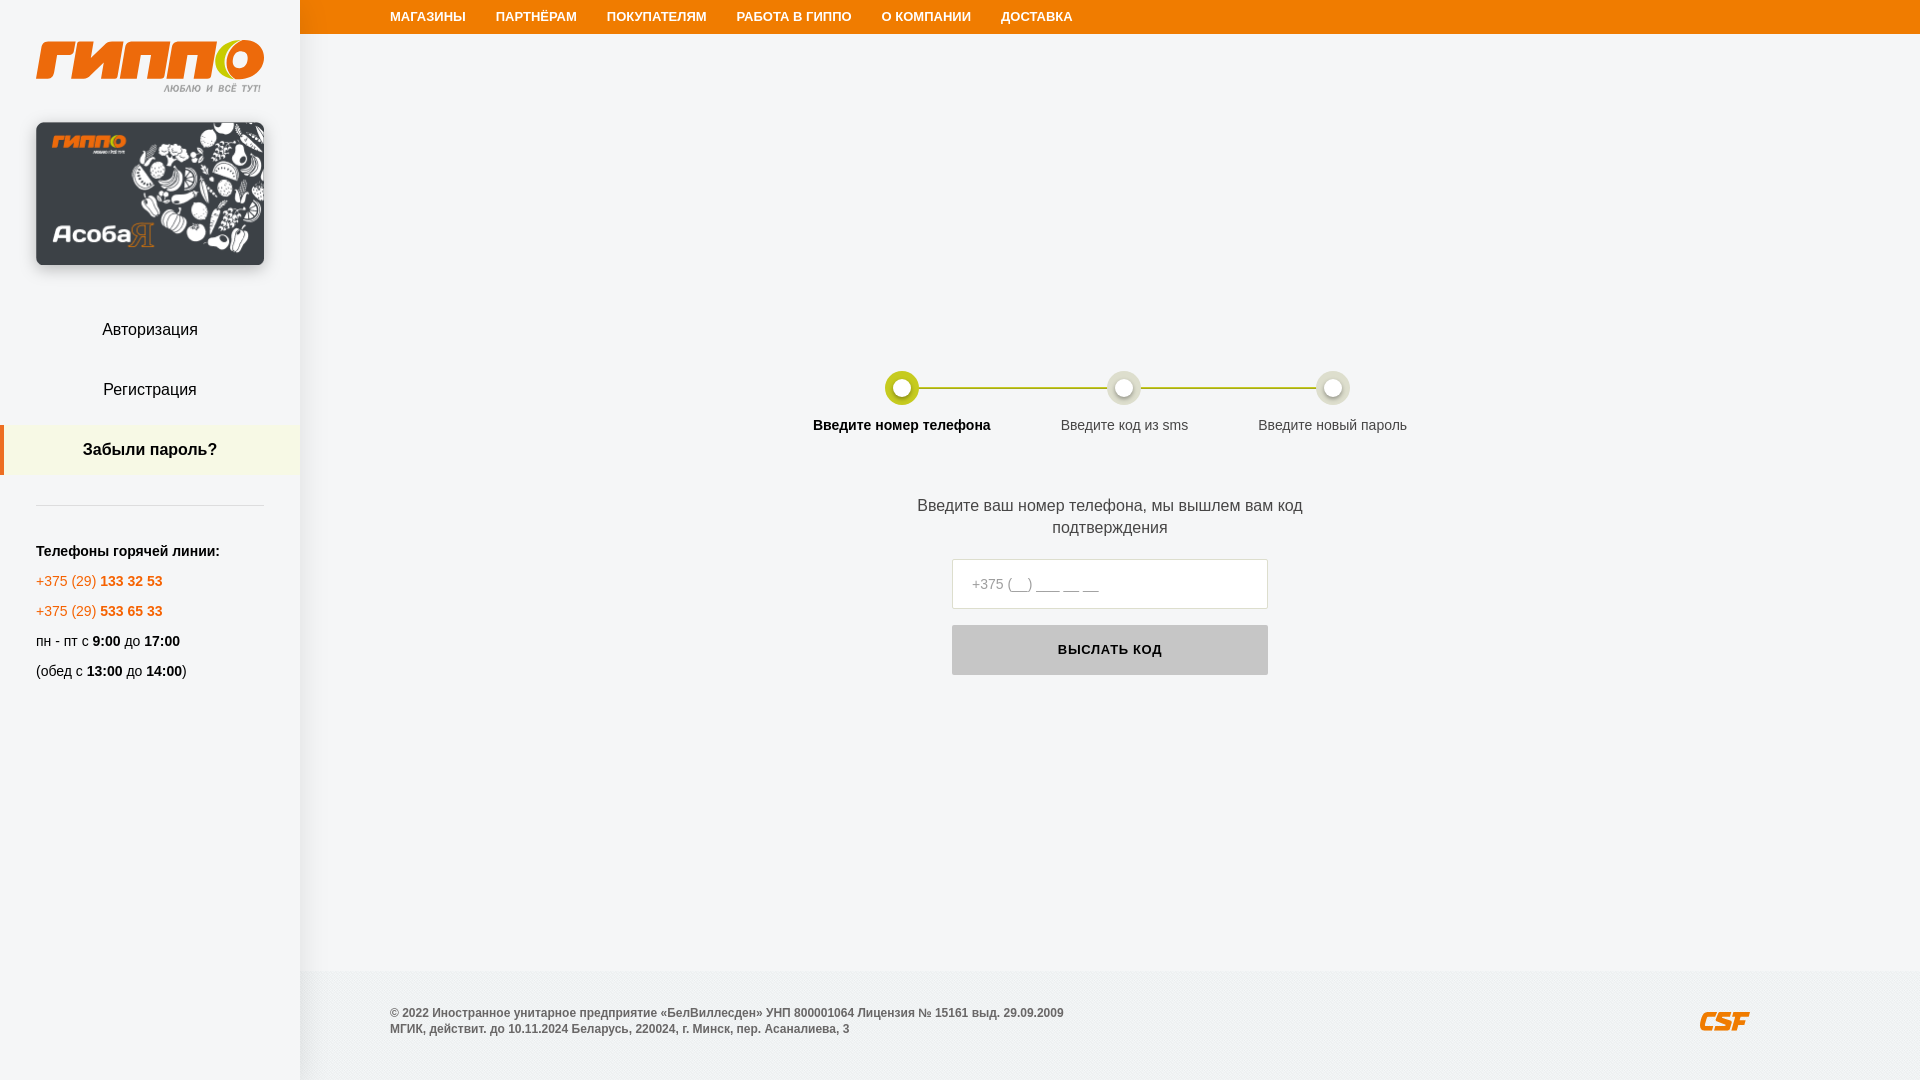 The height and width of the screenshot is (1080, 1920). What do you see at coordinates (98, 581) in the screenshot?
I see `'+375 (29) 133 32 53'` at bounding box center [98, 581].